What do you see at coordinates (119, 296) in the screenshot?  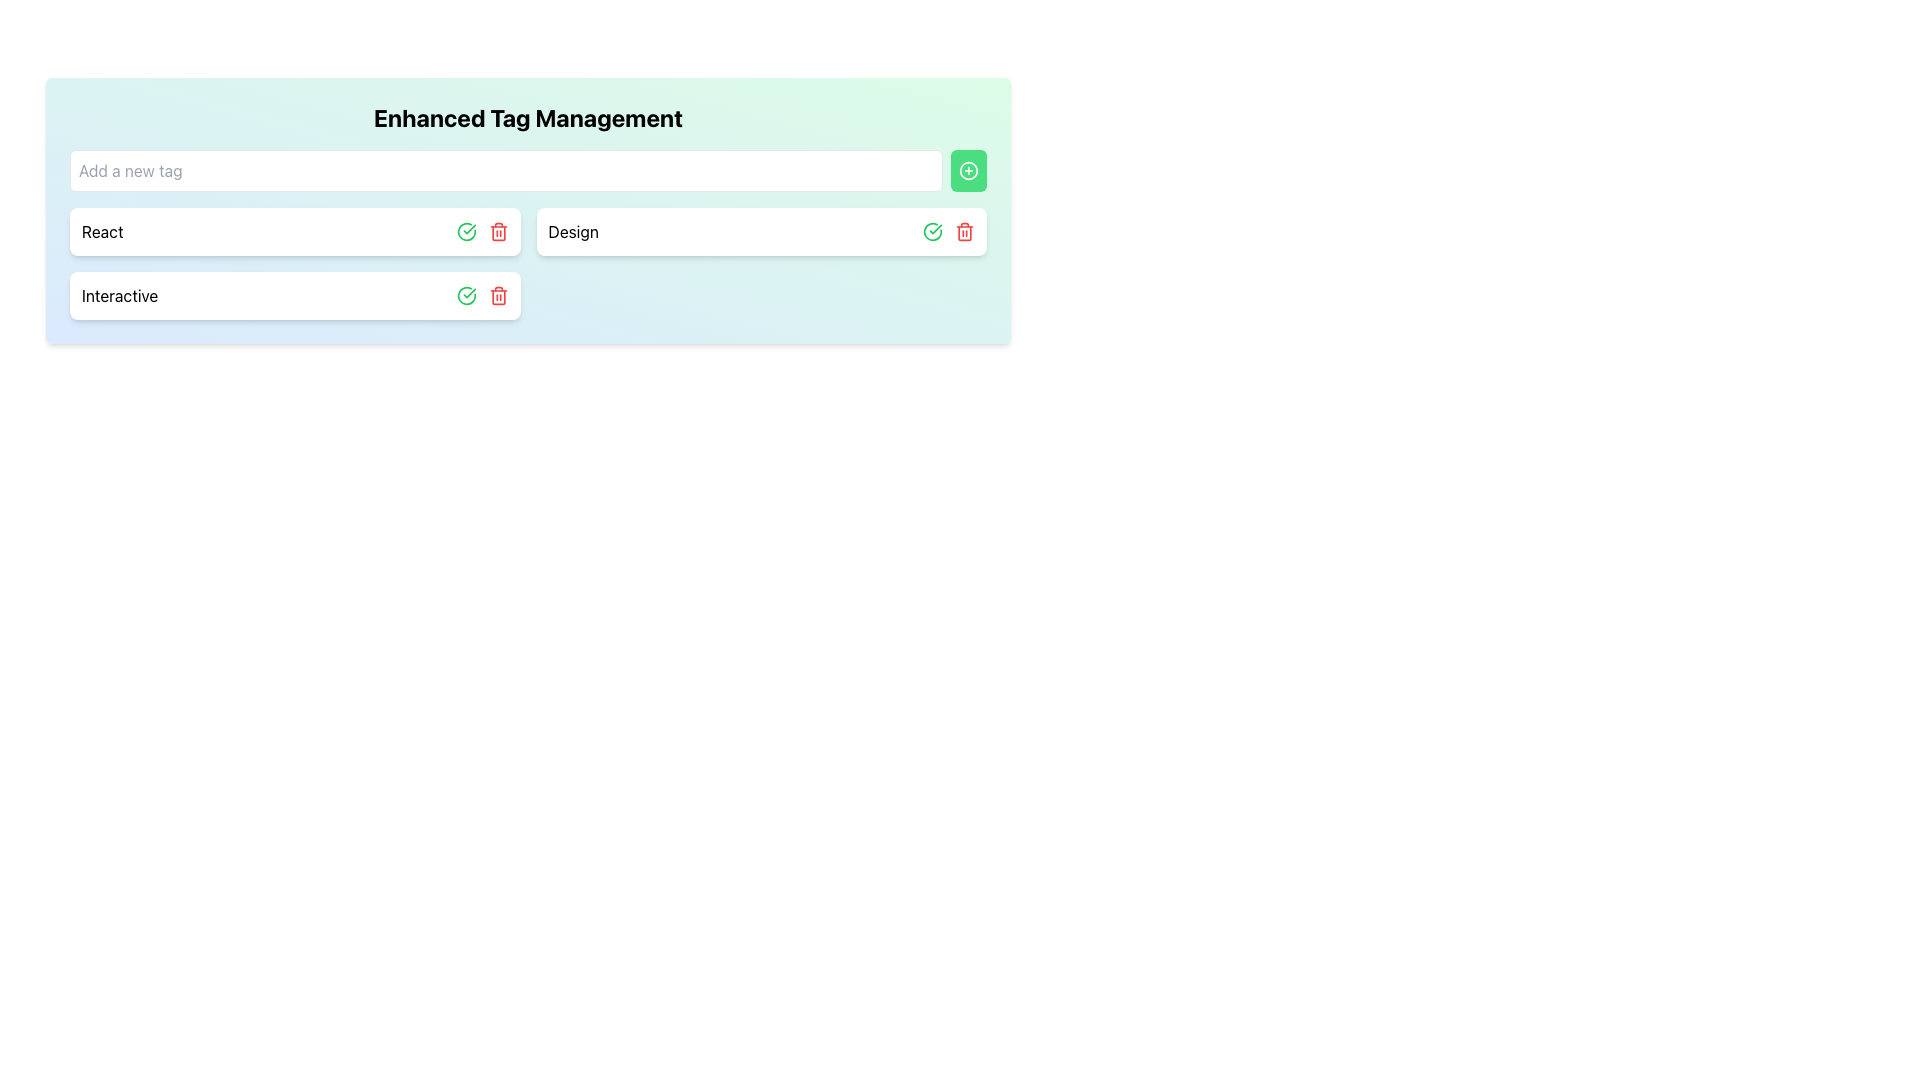 I see `text label representing a tag under 'Enhanced Tag Management', specifically the second tag entry, which is positioned below the 'React' tag` at bounding box center [119, 296].